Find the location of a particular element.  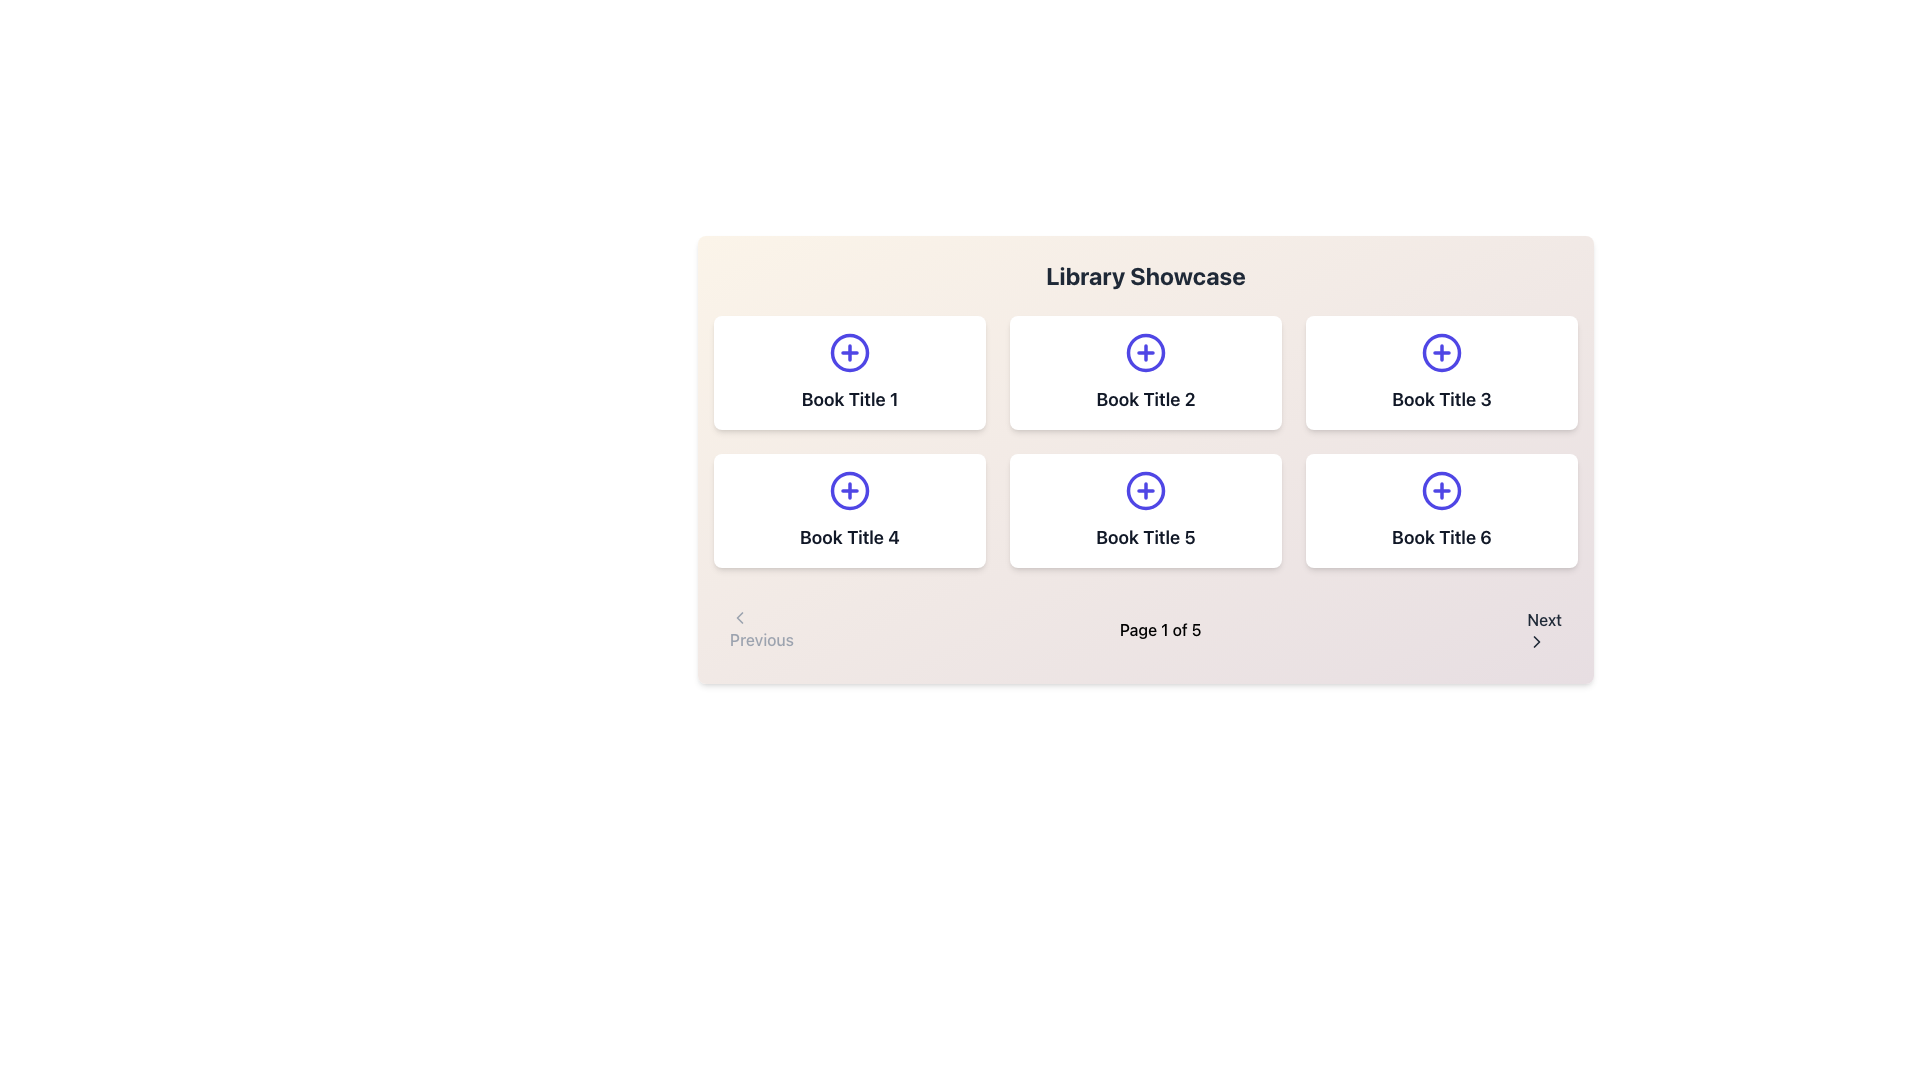

the circular indigo icon with a plus sign in the center located in the second panel of the interface grid, which is centered in the first row and second column is located at coordinates (1146, 352).